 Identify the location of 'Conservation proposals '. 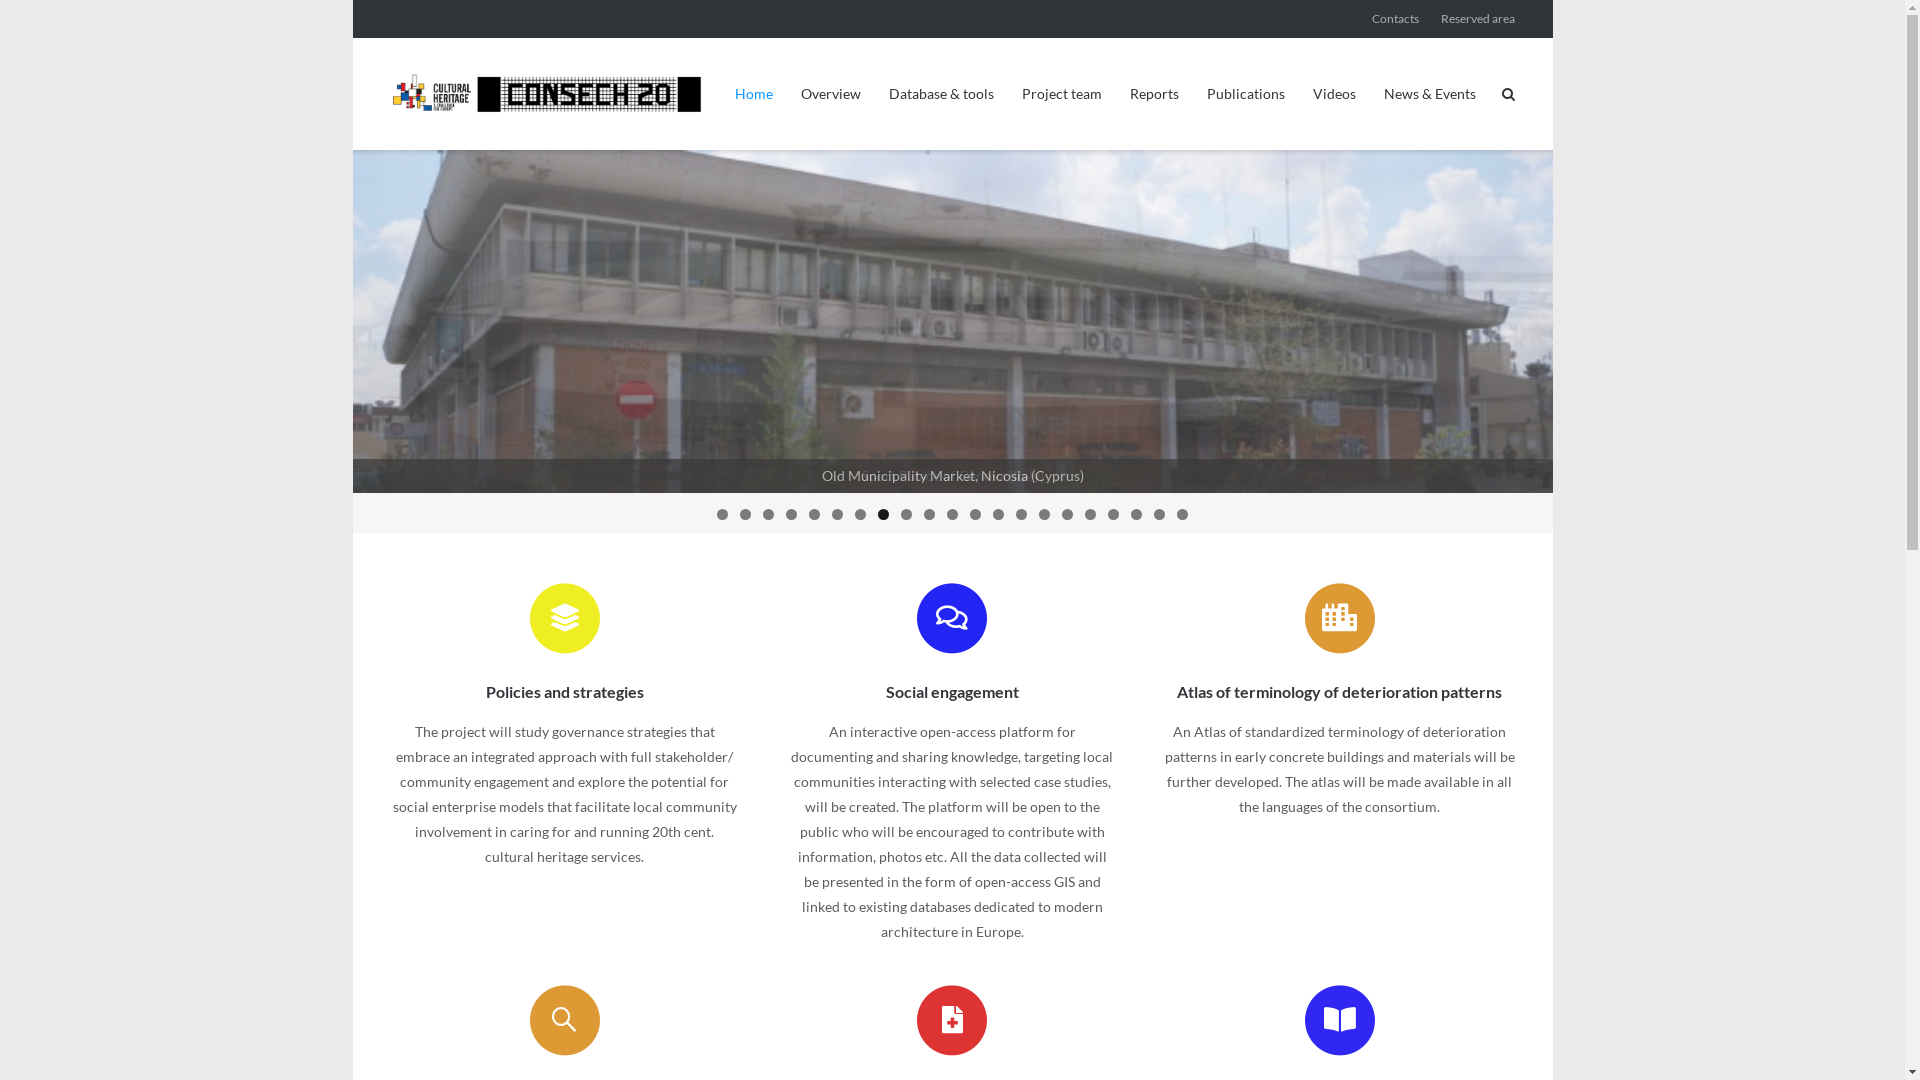
(950, 1019).